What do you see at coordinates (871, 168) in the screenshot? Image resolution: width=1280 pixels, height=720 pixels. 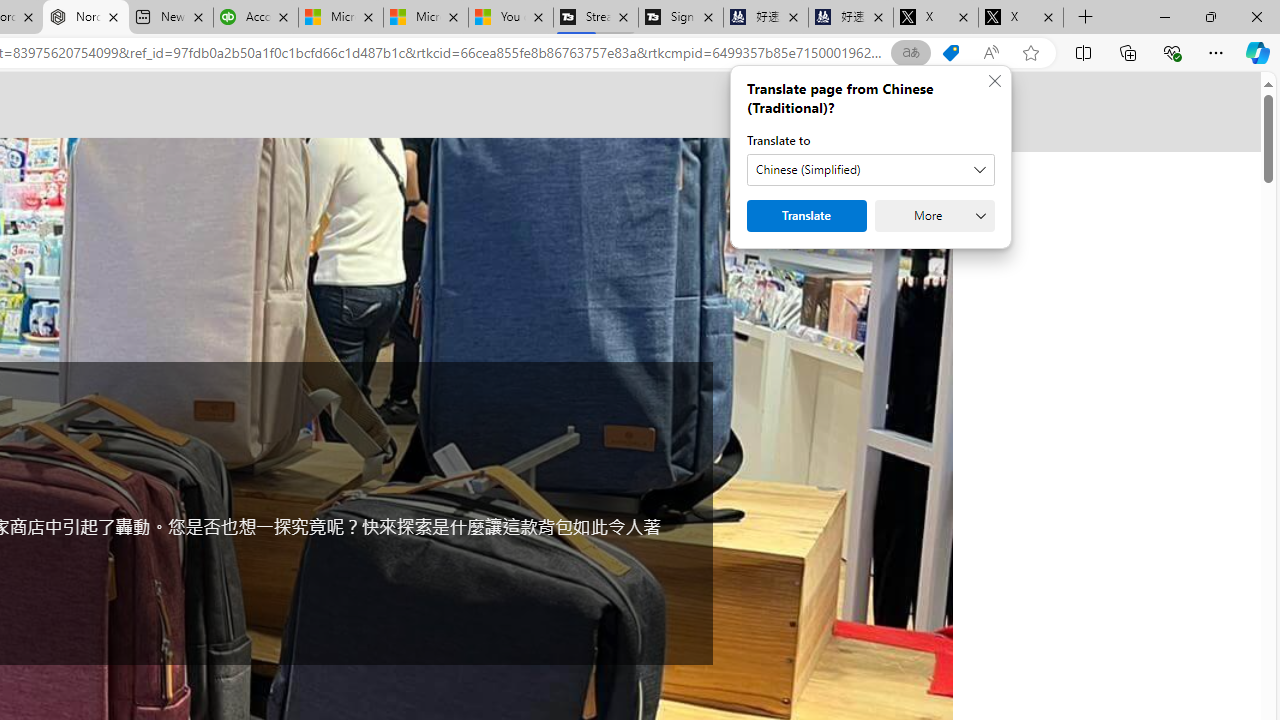 I see `'Translate to'` at bounding box center [871, 168].